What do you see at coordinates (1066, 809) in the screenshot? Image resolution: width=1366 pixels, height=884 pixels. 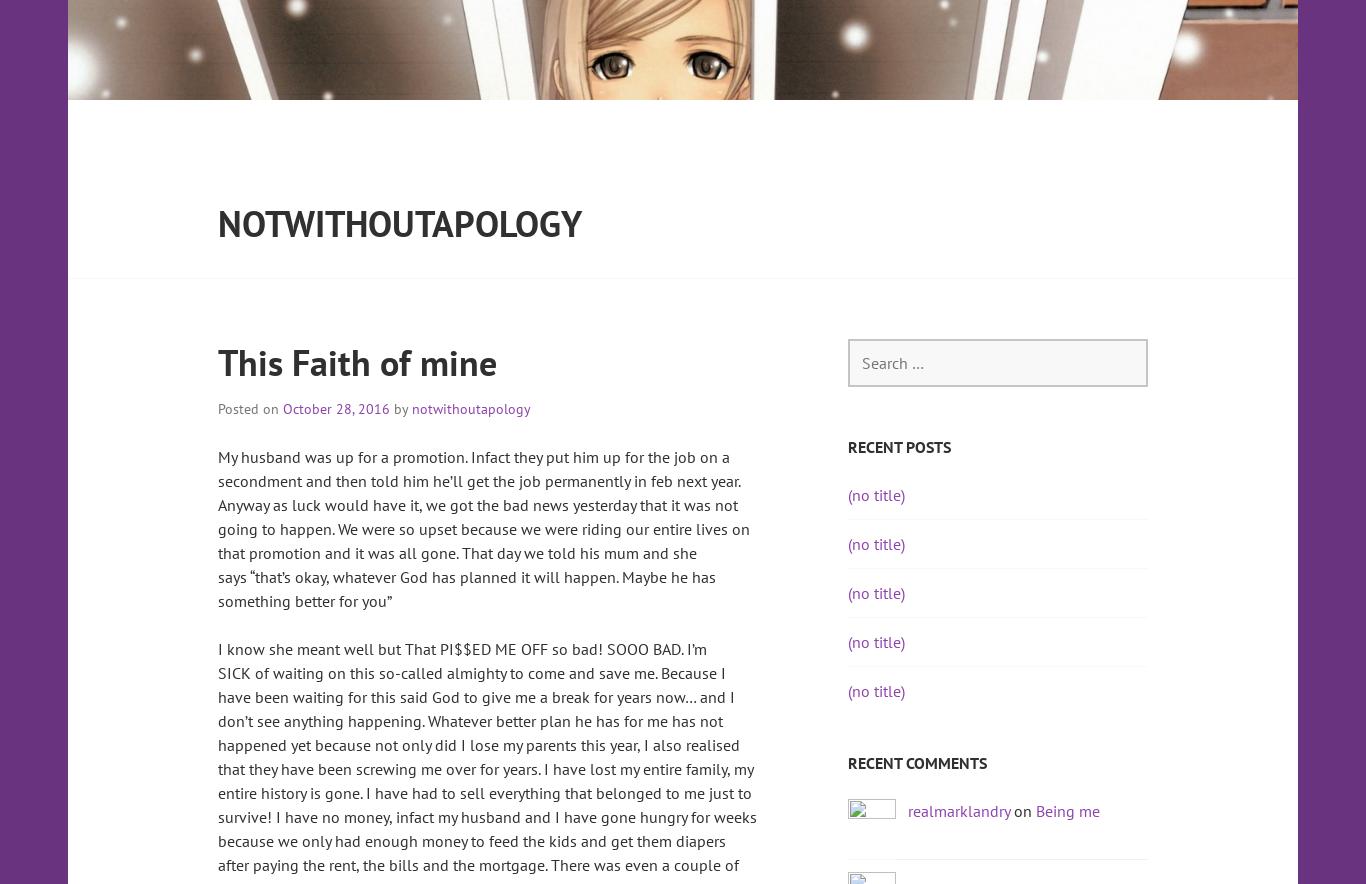 I see `'Being me'` at bounding box center [1066, 809].